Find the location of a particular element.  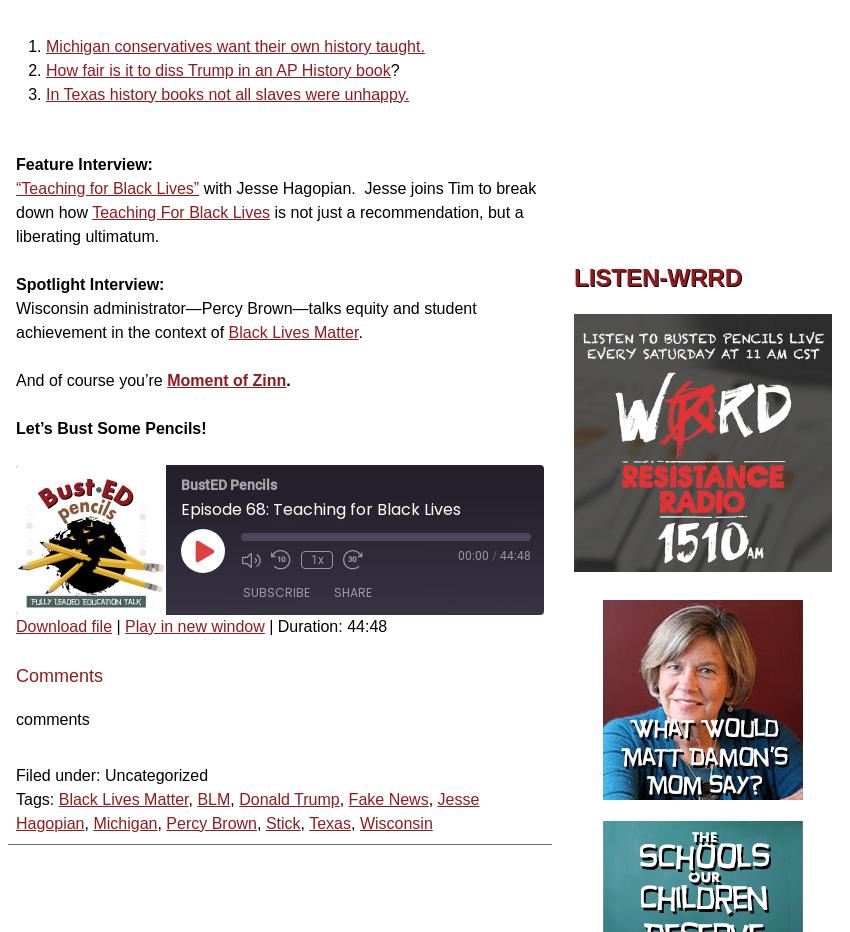

'00:00' is located at coordinates (455, 555).